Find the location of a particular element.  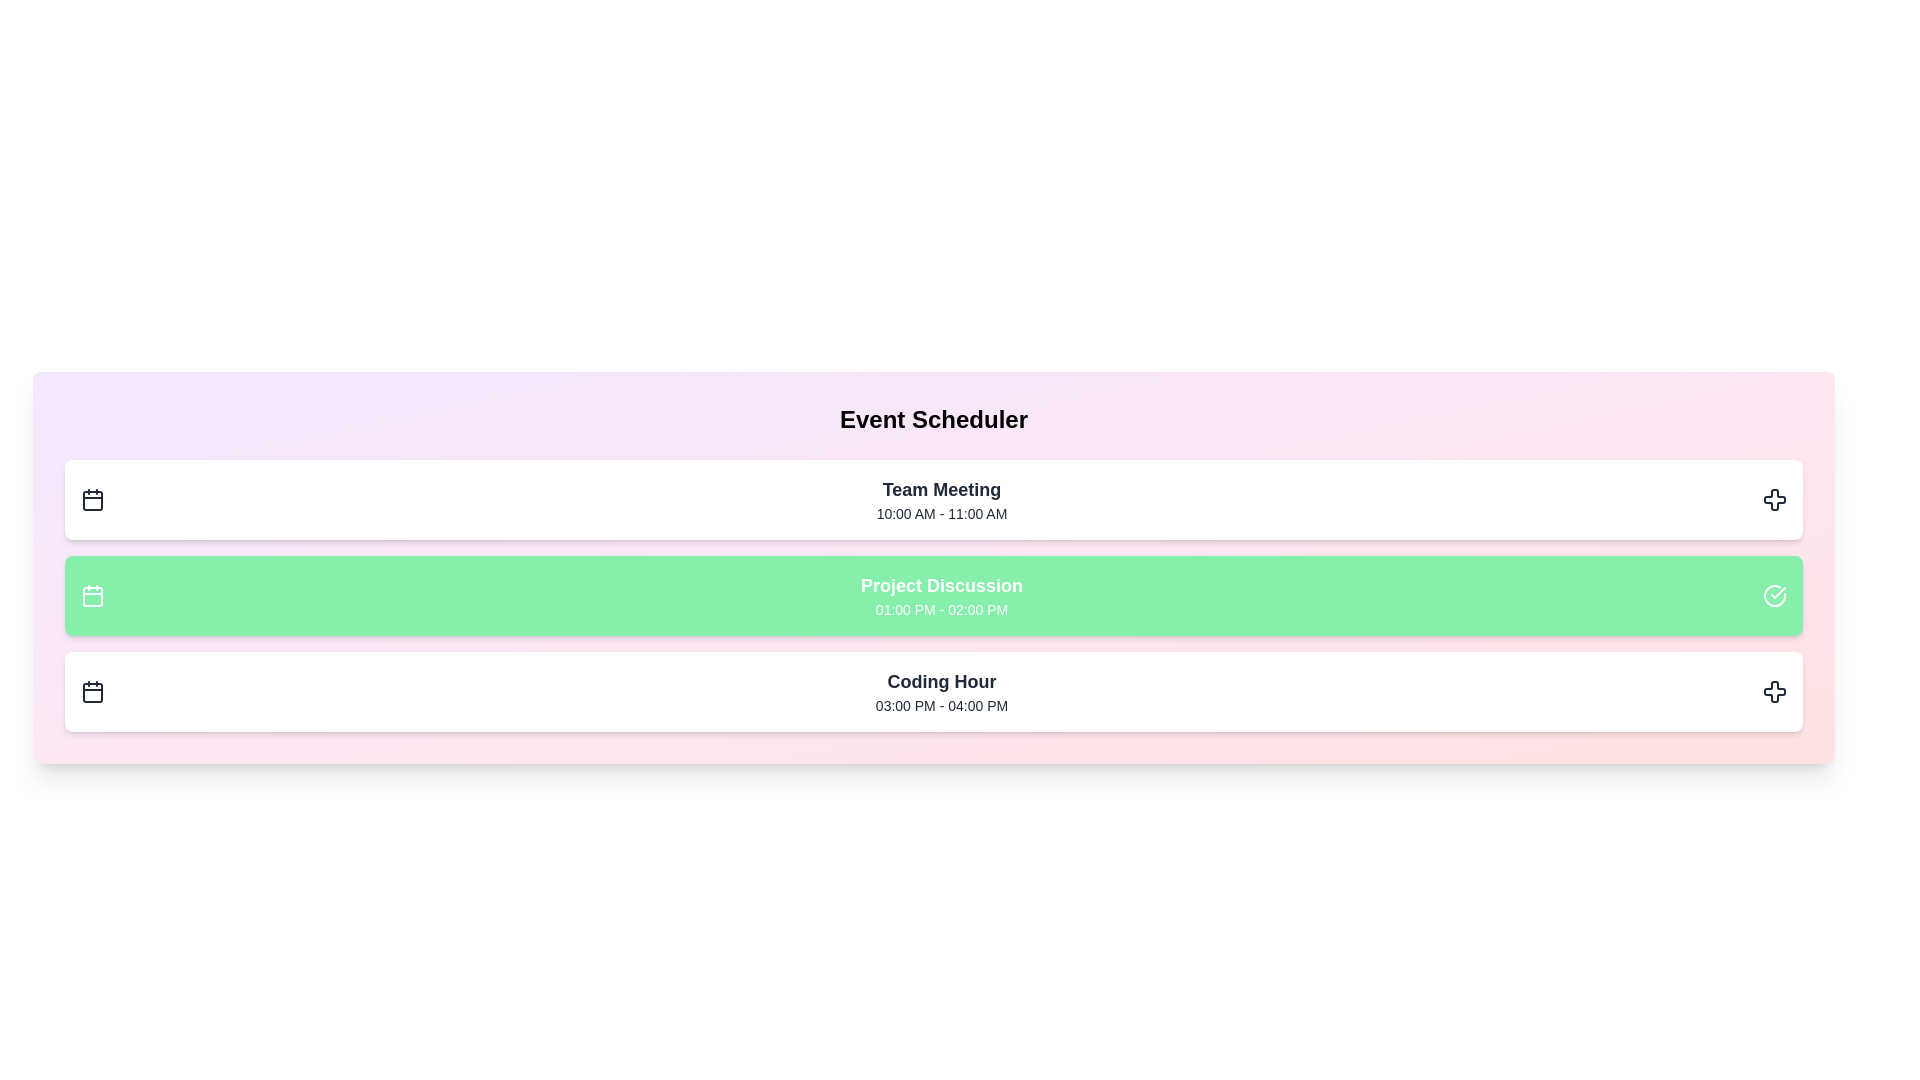

the event titled 'Team Meeting' to observe the hover effect is located at coordinates (933, 499).